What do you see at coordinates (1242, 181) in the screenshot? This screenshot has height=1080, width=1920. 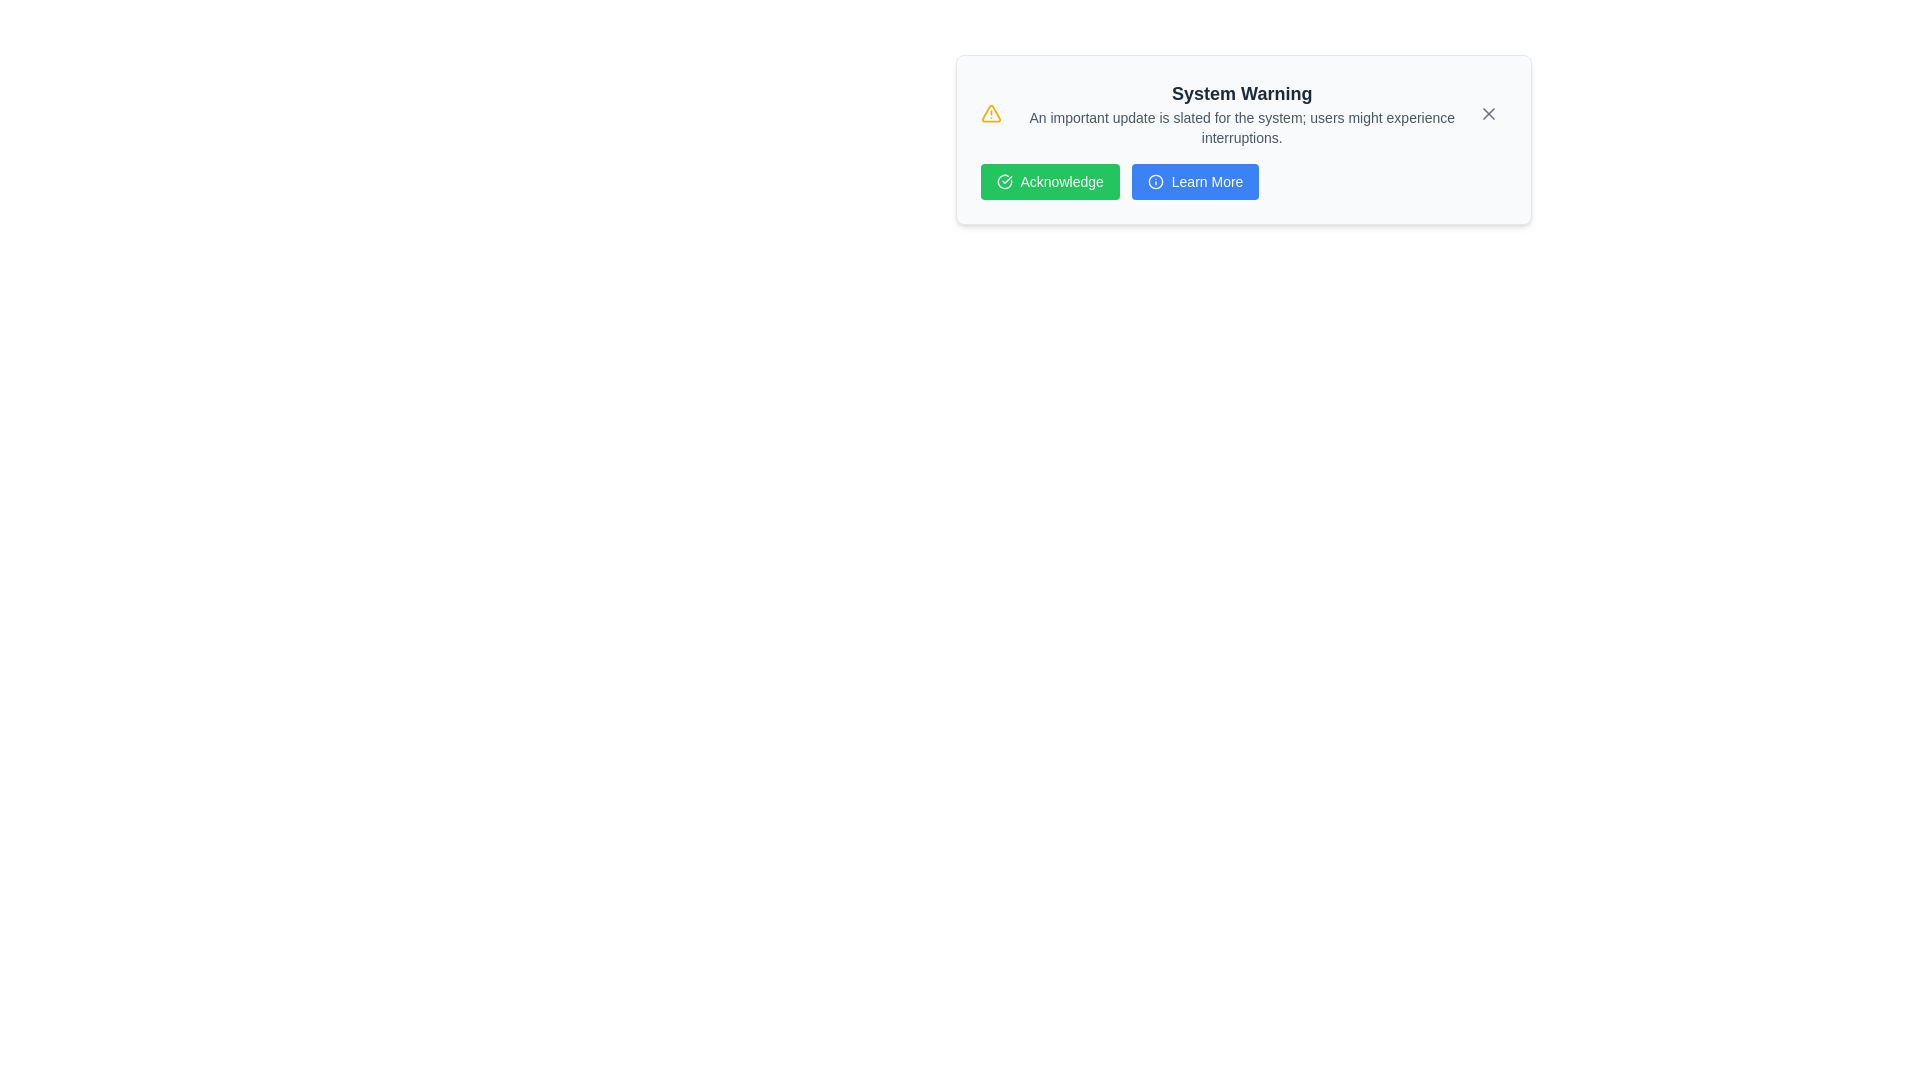 I see `the 'Learn More' button, which is part of a group of buttons styled with blue and green backgrounds, located at the bottom of a notification component with a warning message` at bounding box center [1242, 181].